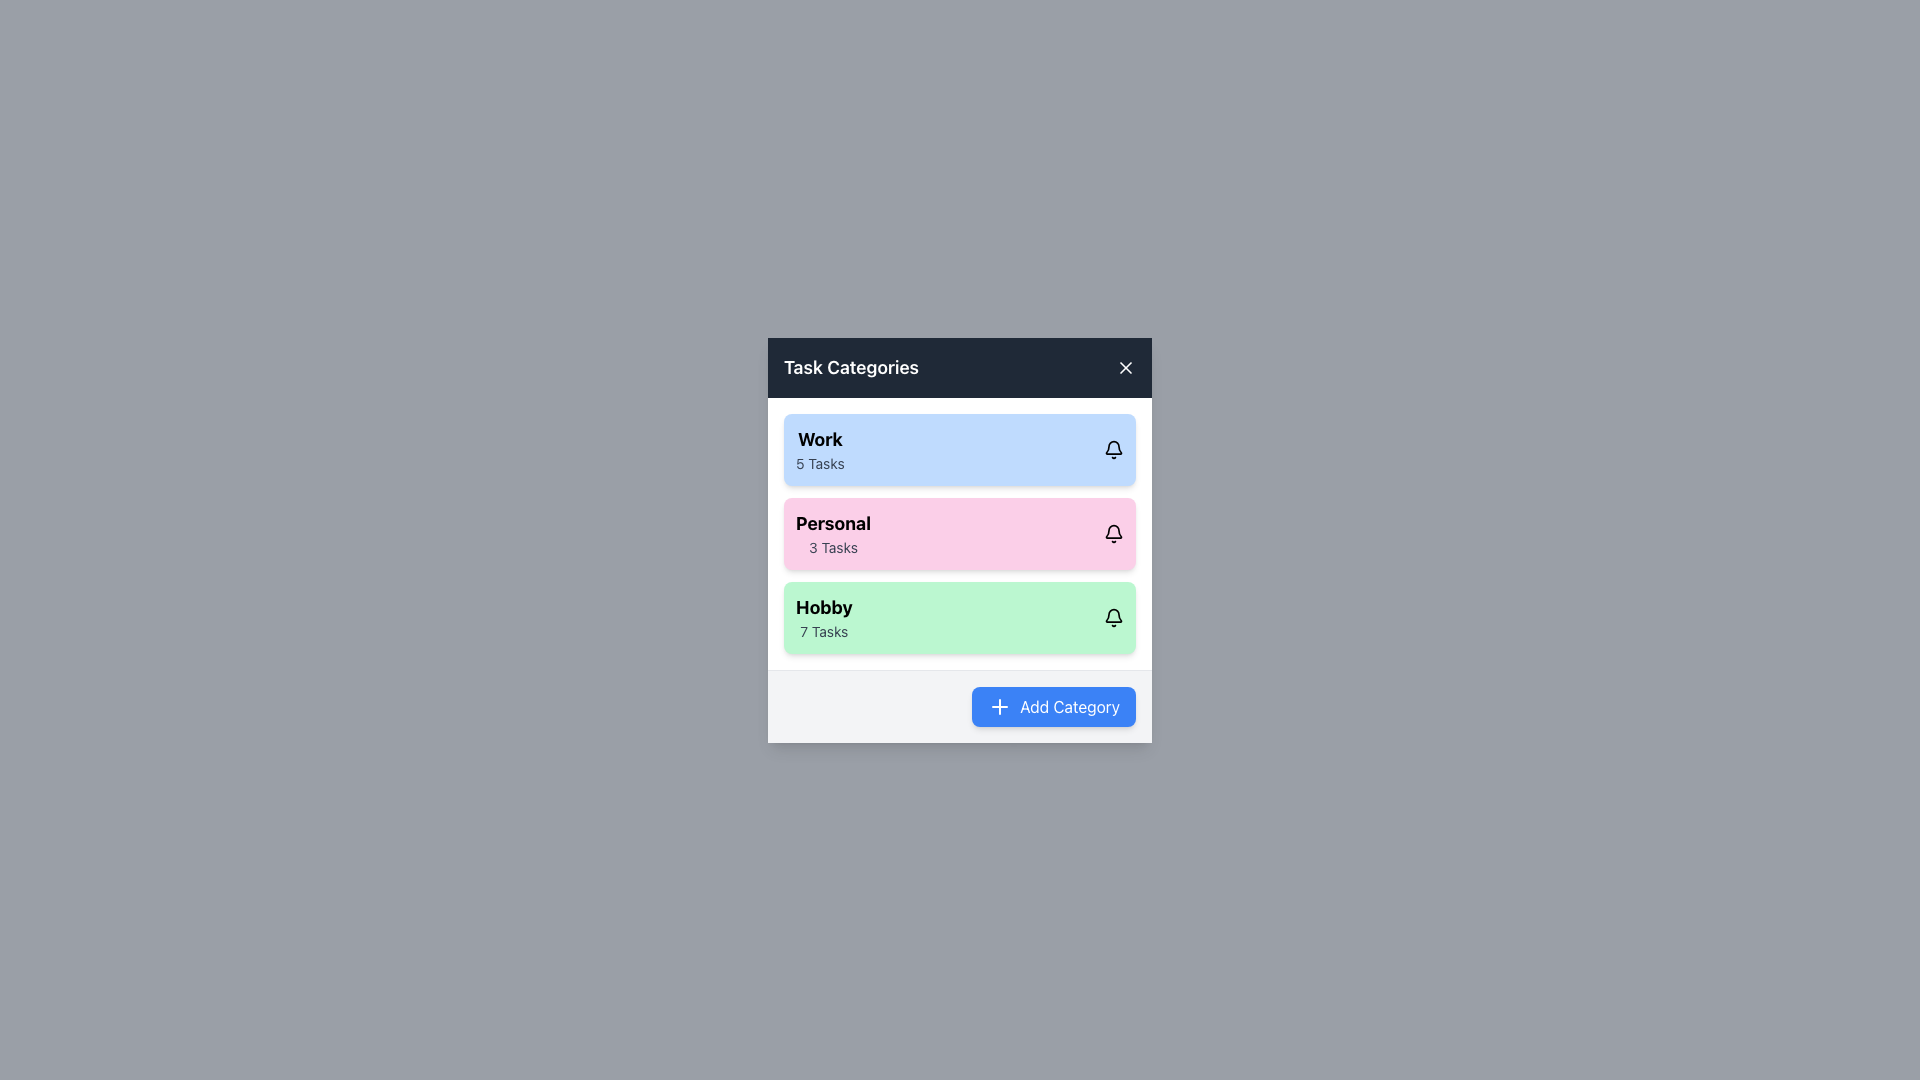  I want to click on the bell-shaped icon with an outlined appearance located in the 'Hobby 7 Tasks' section of the 'Task Categories' interface, so click(1112, 616).